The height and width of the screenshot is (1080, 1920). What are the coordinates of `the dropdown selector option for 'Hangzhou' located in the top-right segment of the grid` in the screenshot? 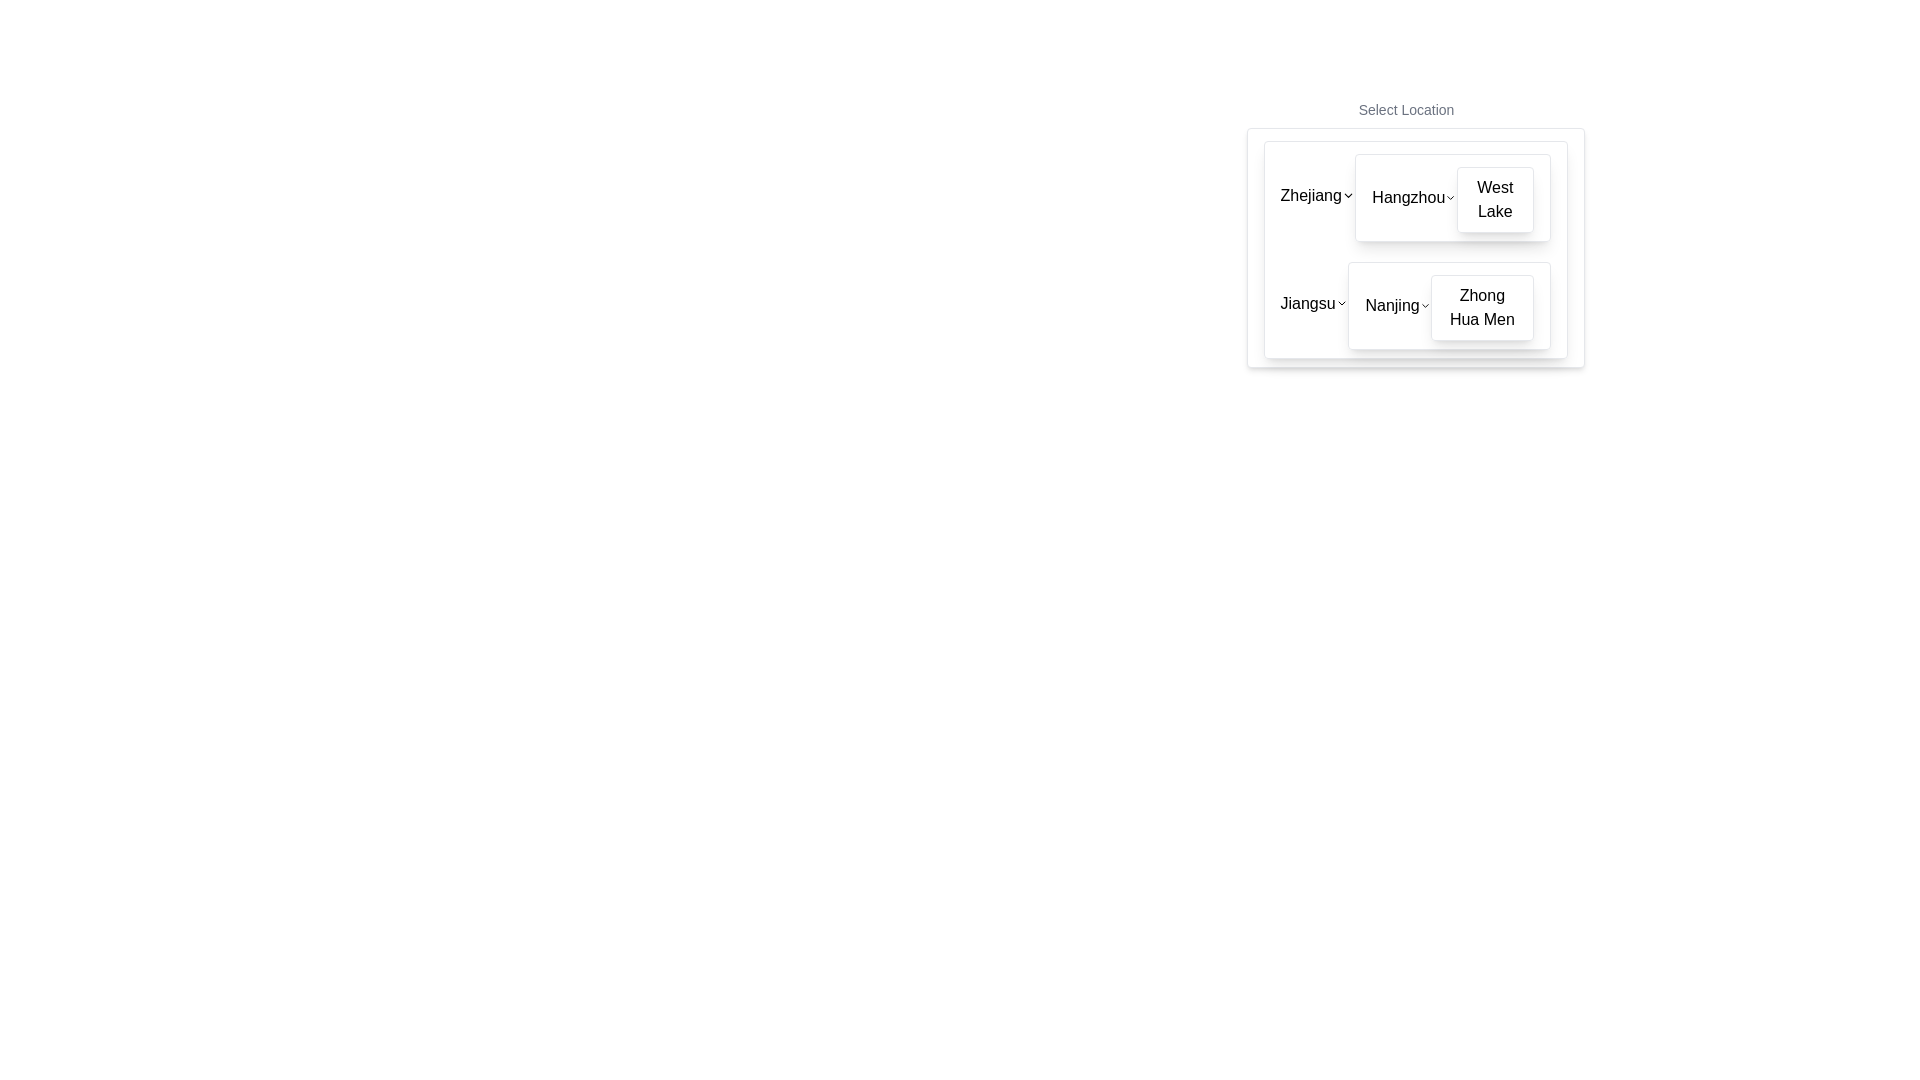 It's located at (1405, 208).